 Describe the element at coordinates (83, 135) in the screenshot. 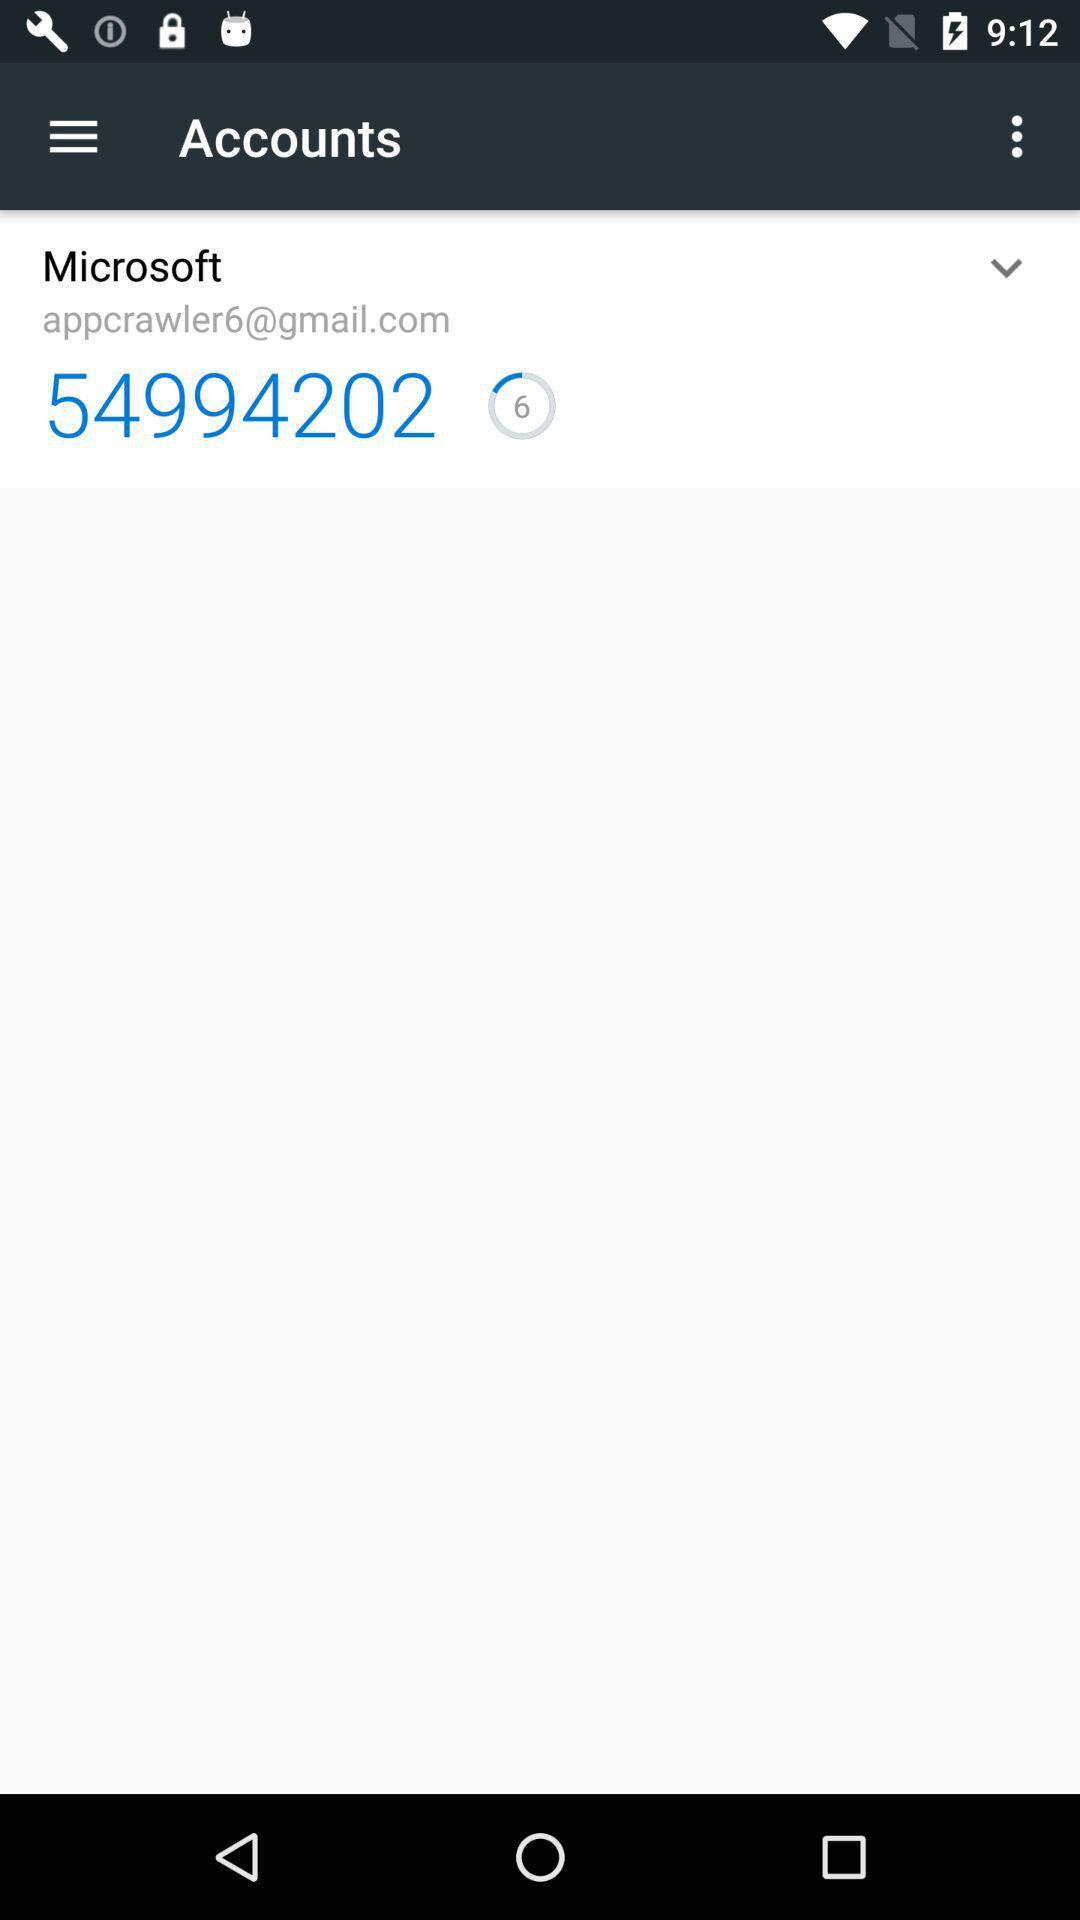

I see `app next to the accounts` at that location.